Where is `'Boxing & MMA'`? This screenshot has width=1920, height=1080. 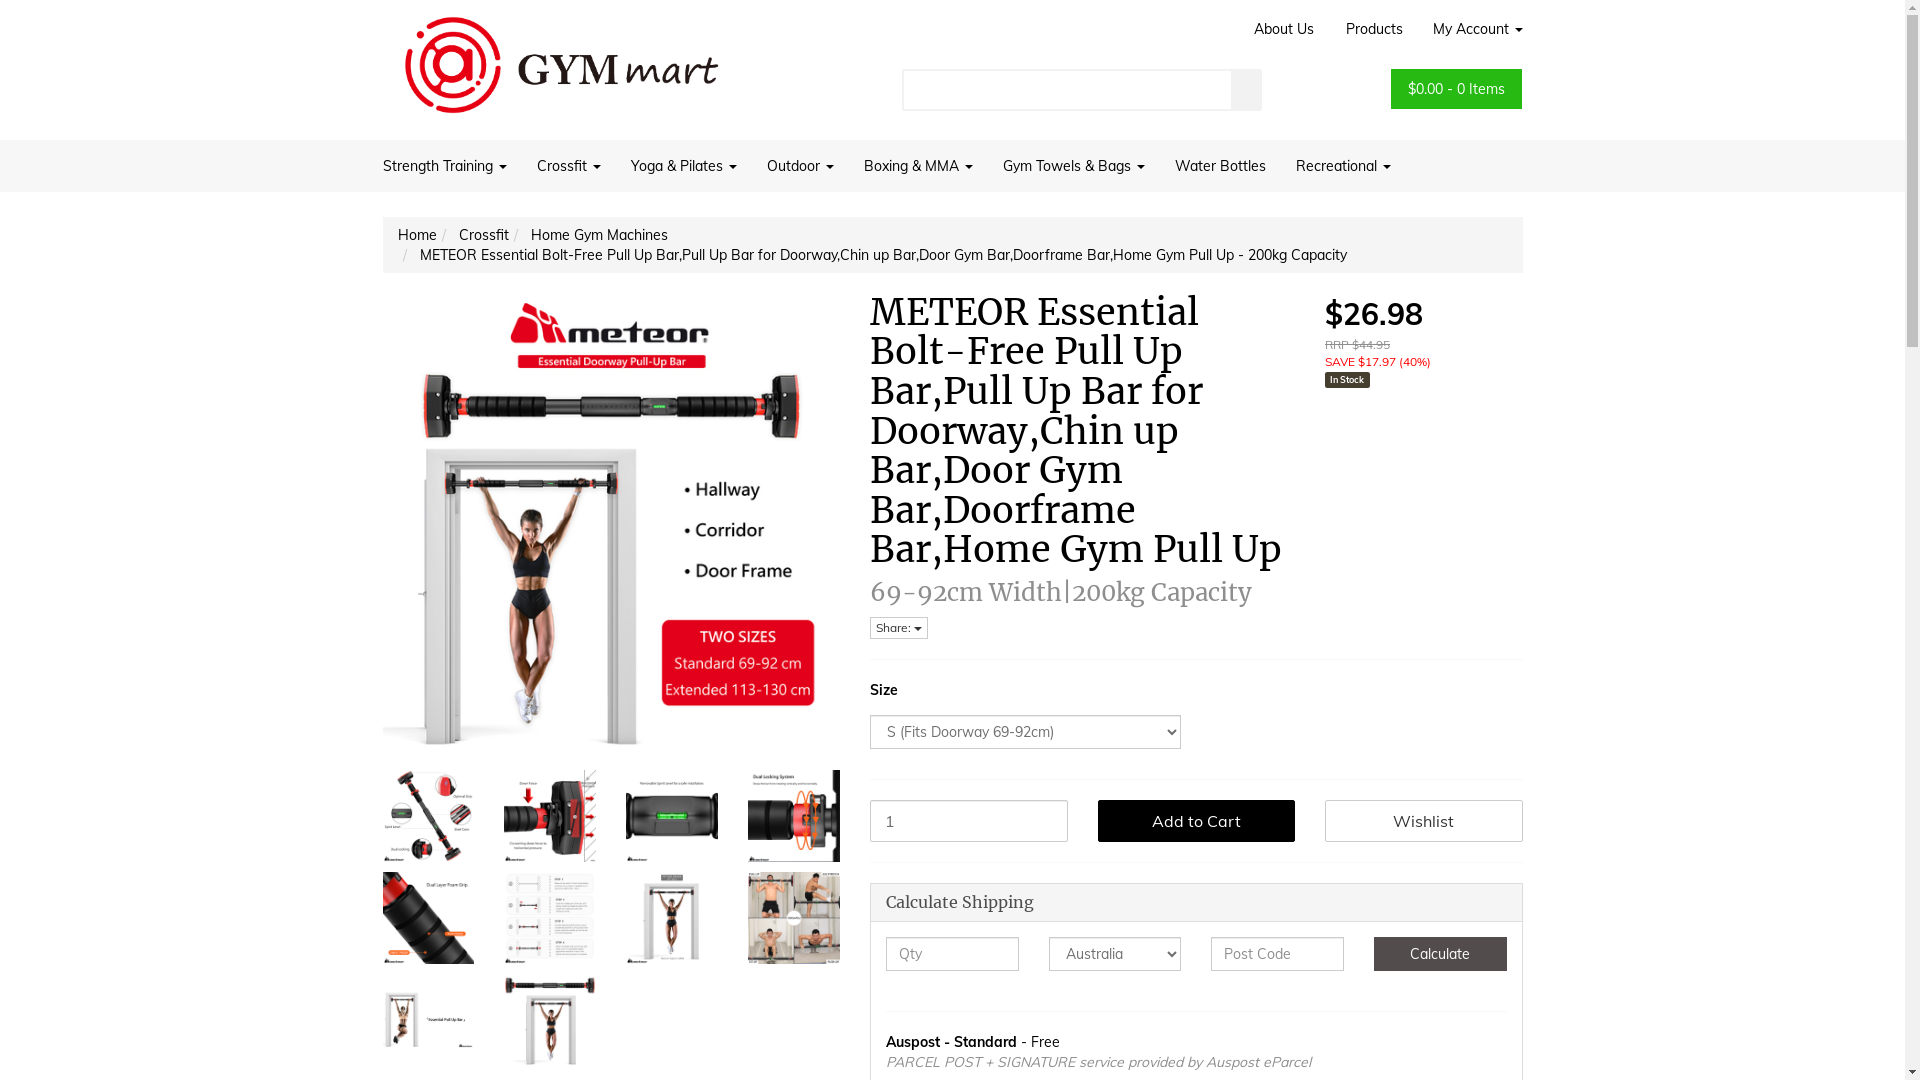 'Boxing & MMA' is located at coordinates (916, 164).